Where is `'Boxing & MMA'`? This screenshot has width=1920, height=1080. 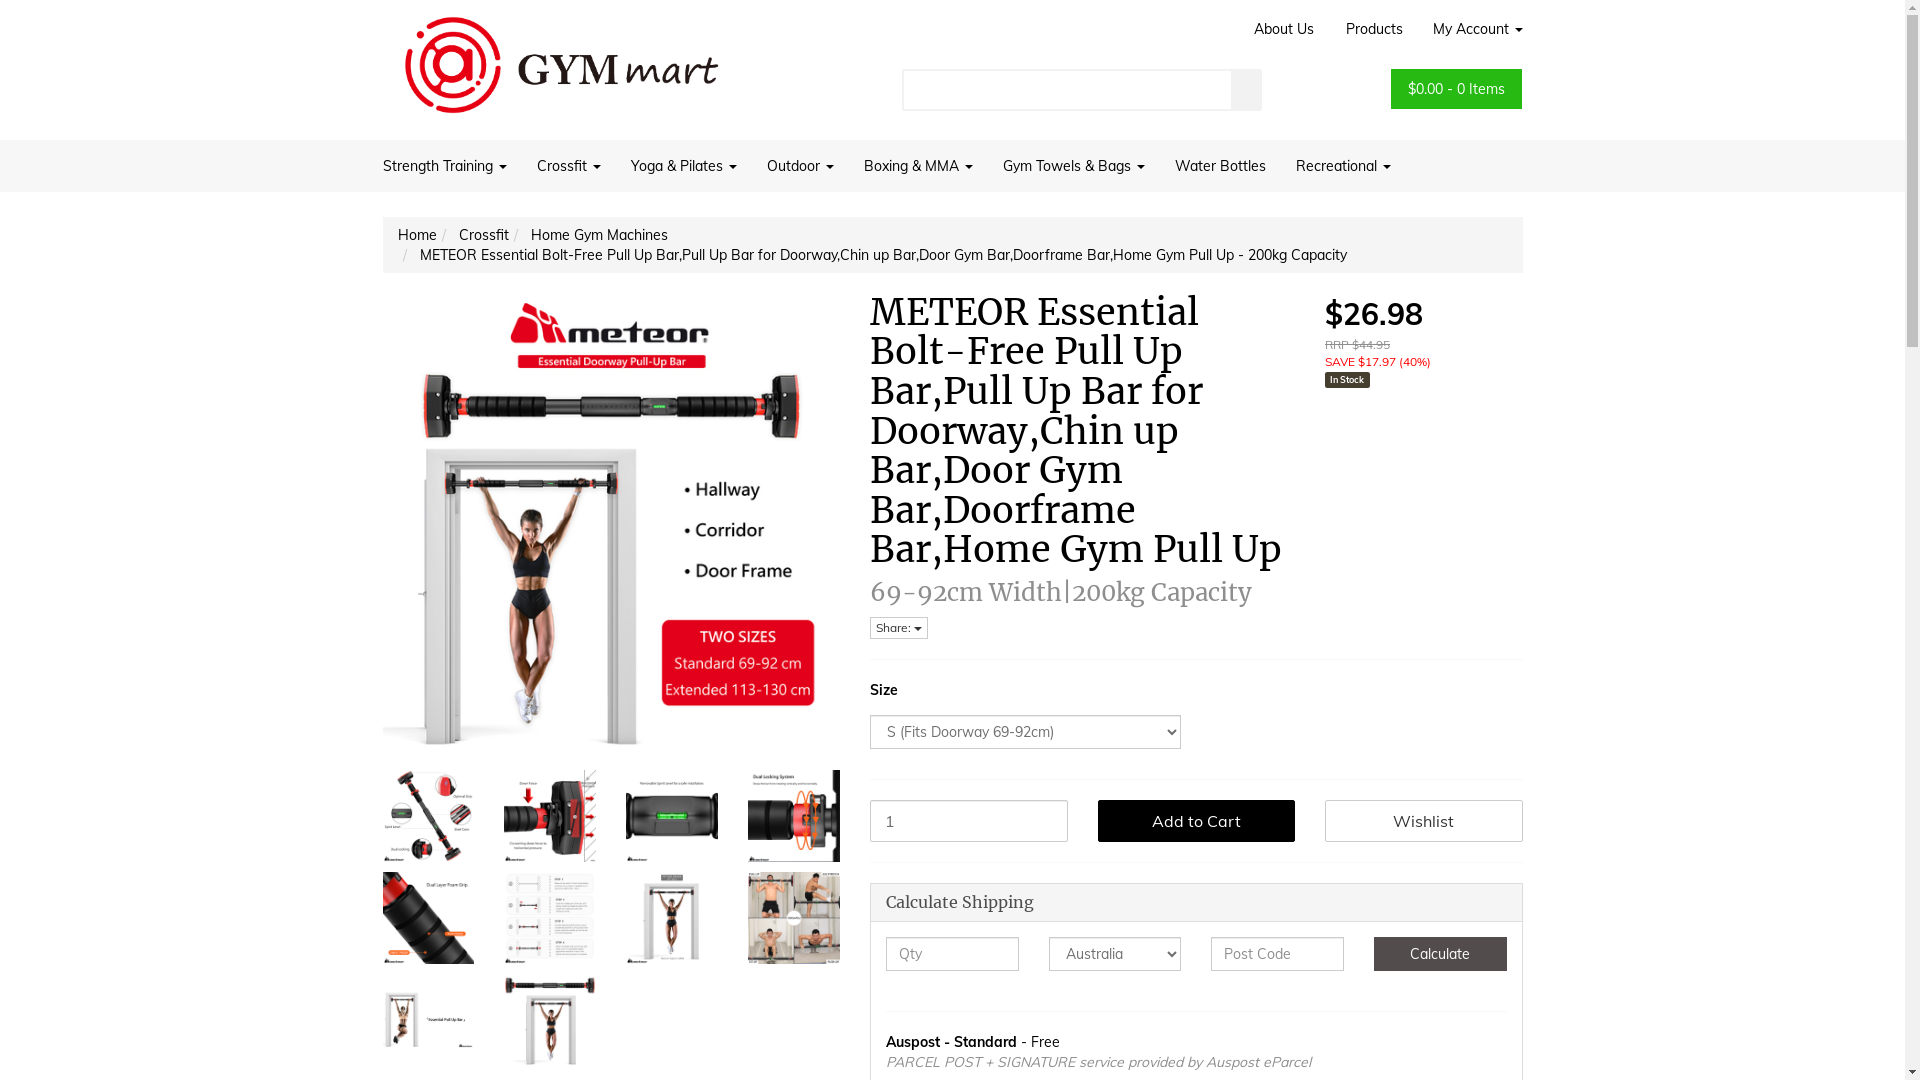 'Boxing & MMA' is located at coordinates (916, 164).